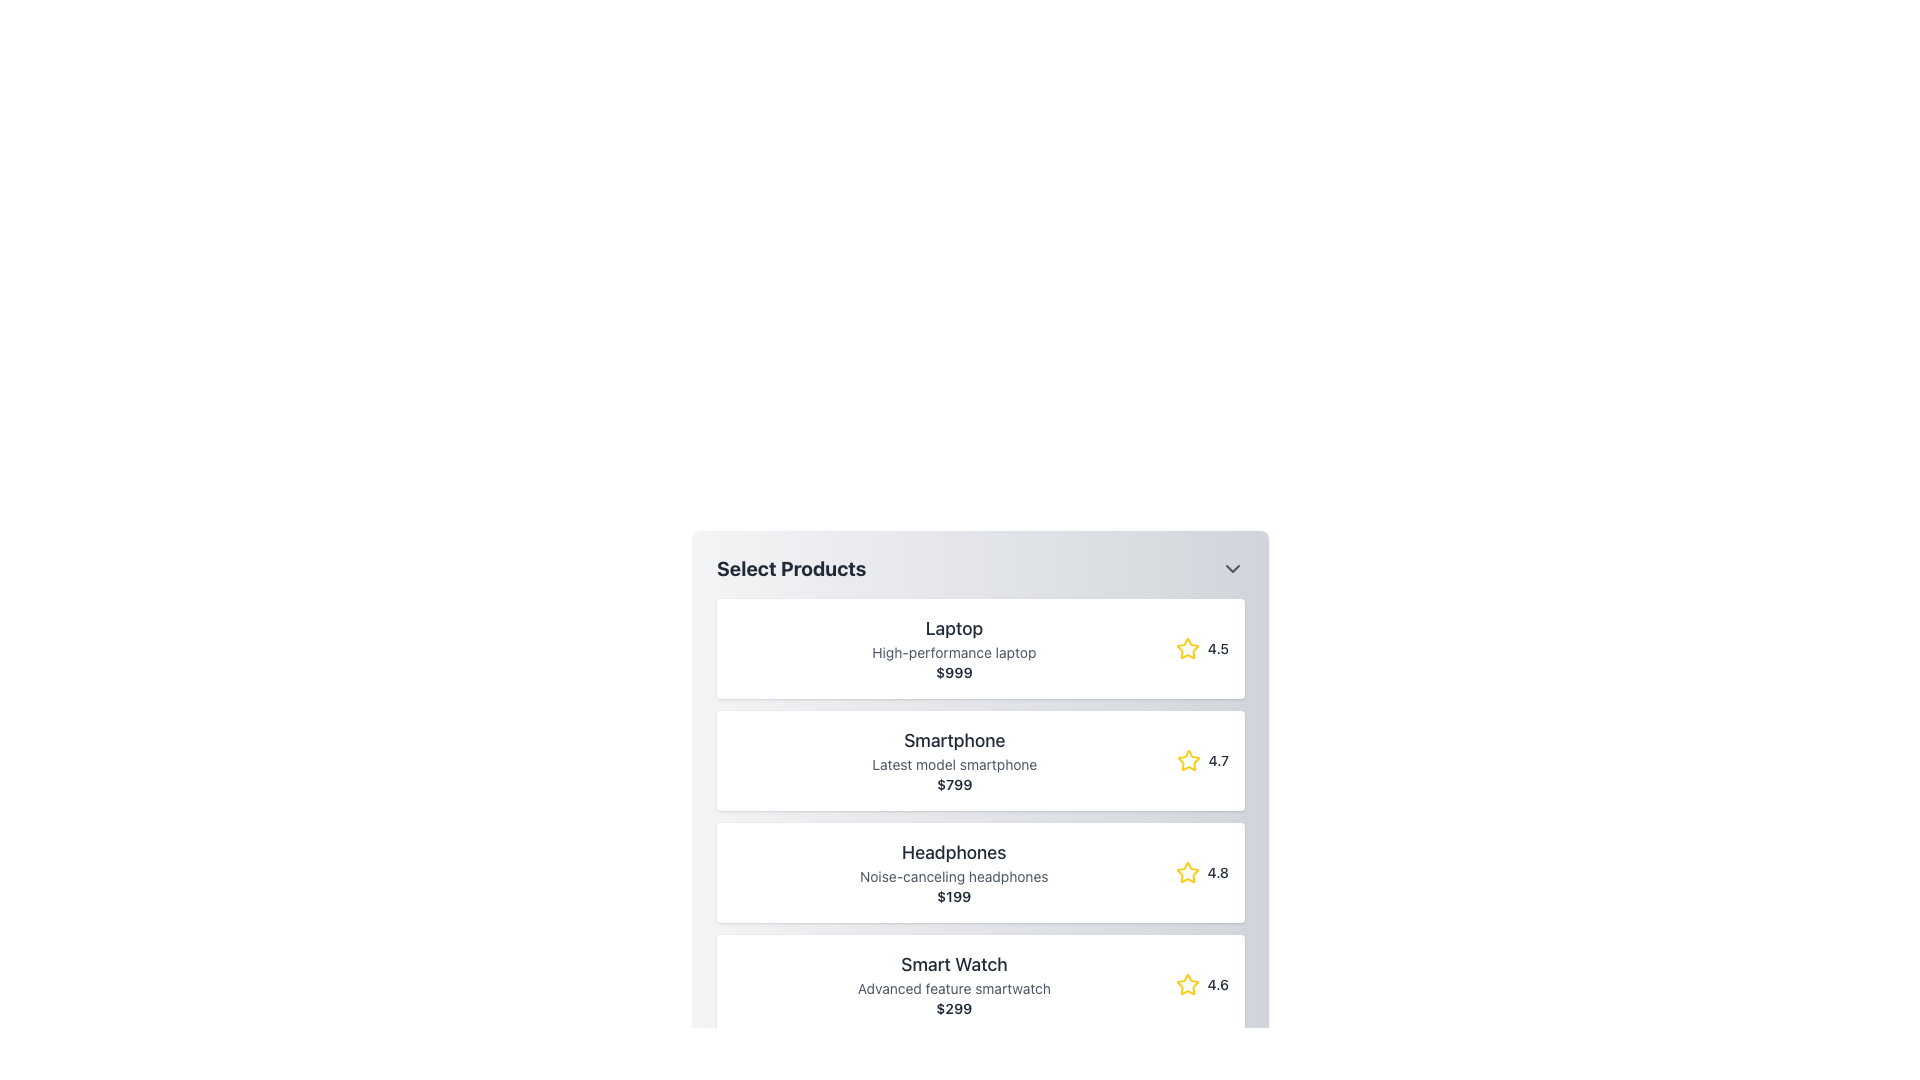  What do you see at coordinates (1201, 648) in the screenshot?
I see `the rating displayed for the 'Laptop' product, which is visually represented by a star icon and numerical value located at the end of the product row labeled 'Laptop'` at bounding box center [1201, 648].